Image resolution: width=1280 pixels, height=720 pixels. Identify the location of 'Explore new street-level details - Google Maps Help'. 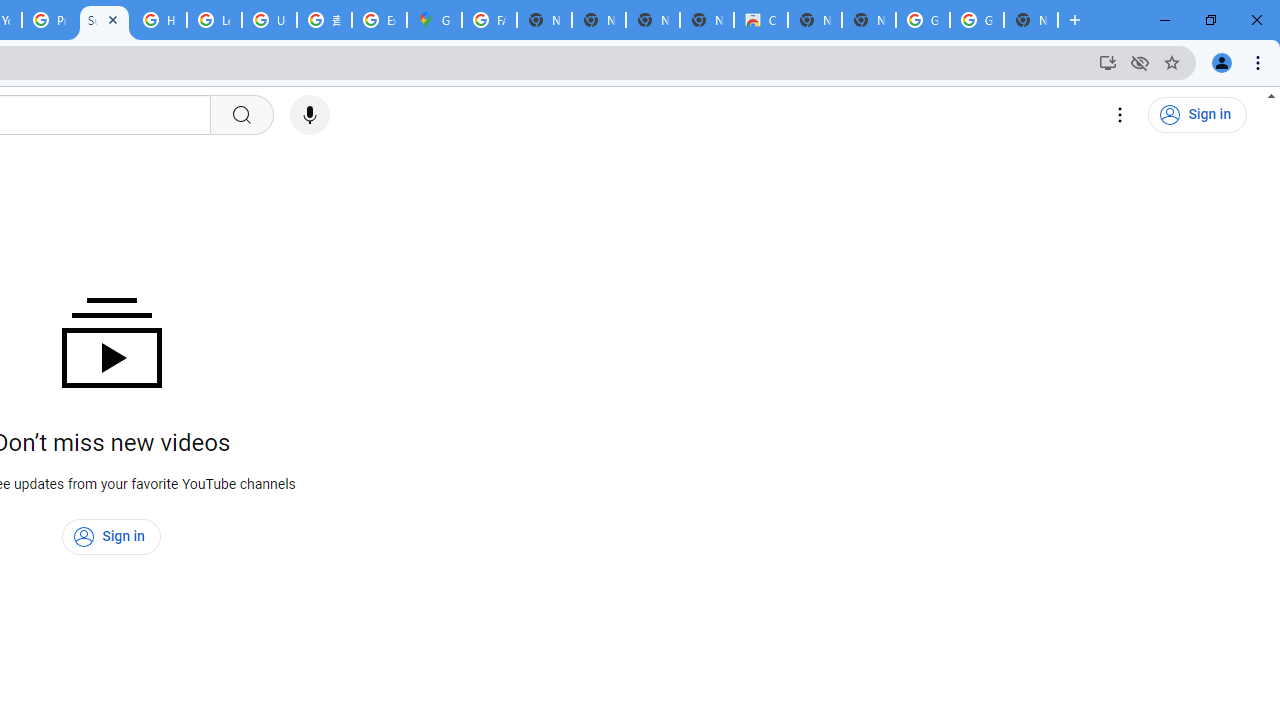
(379, 20).